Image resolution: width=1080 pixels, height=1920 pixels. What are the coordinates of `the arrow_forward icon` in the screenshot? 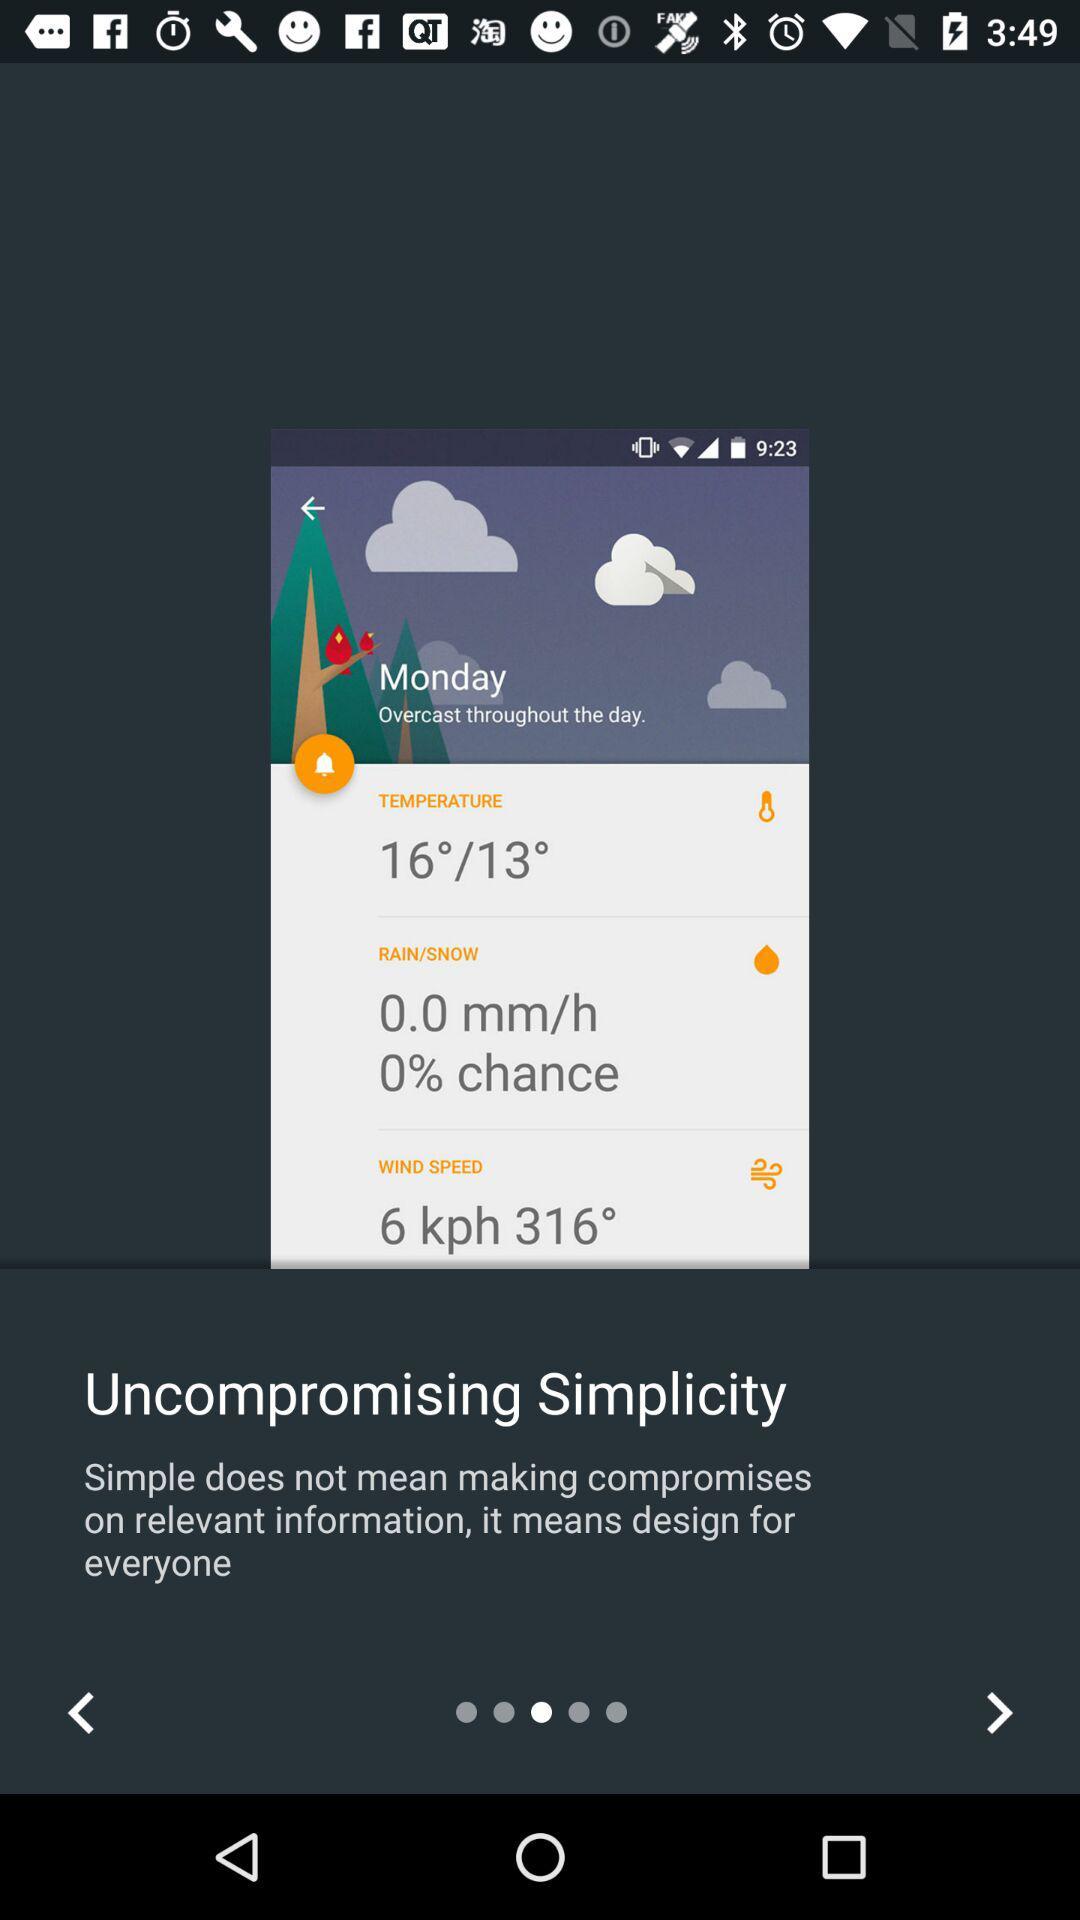 It's located at (998, 1711).